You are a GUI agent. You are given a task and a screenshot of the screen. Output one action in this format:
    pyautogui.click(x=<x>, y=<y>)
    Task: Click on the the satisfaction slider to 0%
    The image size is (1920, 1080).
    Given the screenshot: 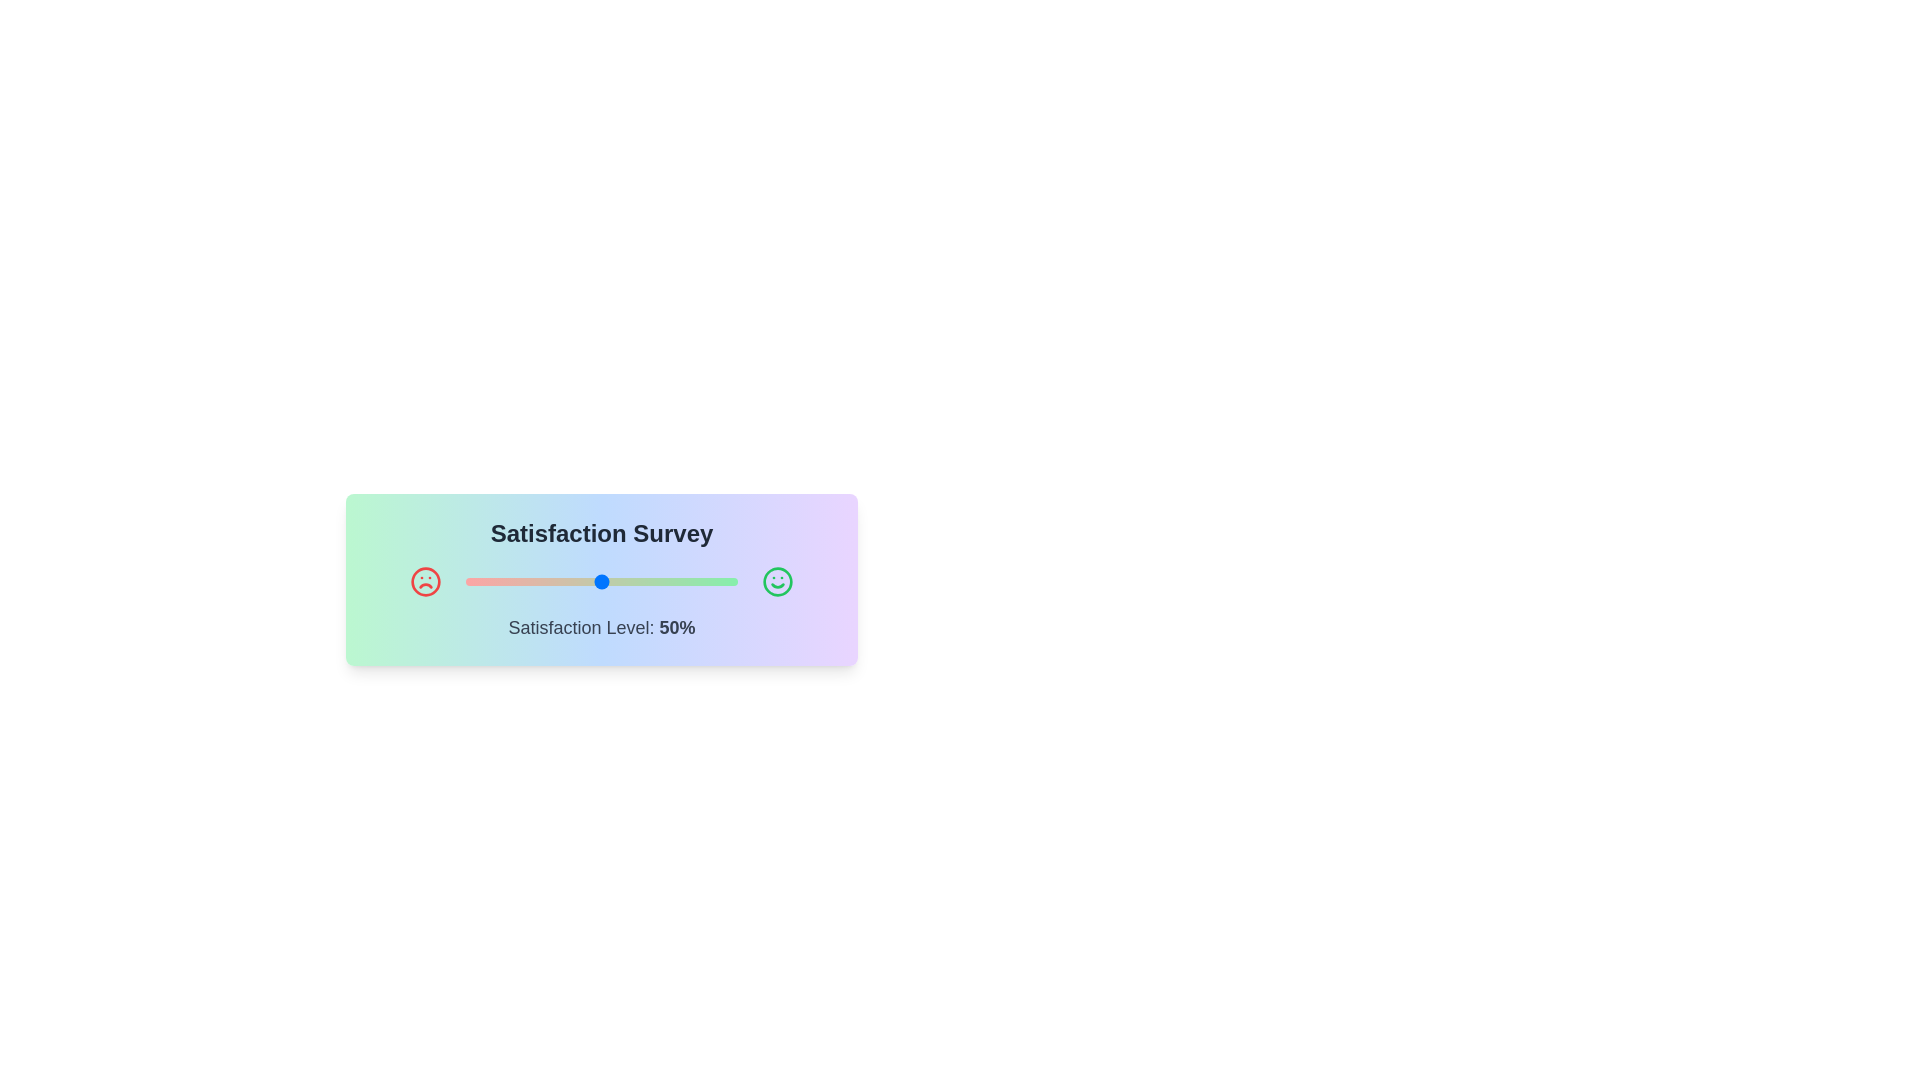 What is the action you would take?
    pyautogui.click(x=464, y=582)
    